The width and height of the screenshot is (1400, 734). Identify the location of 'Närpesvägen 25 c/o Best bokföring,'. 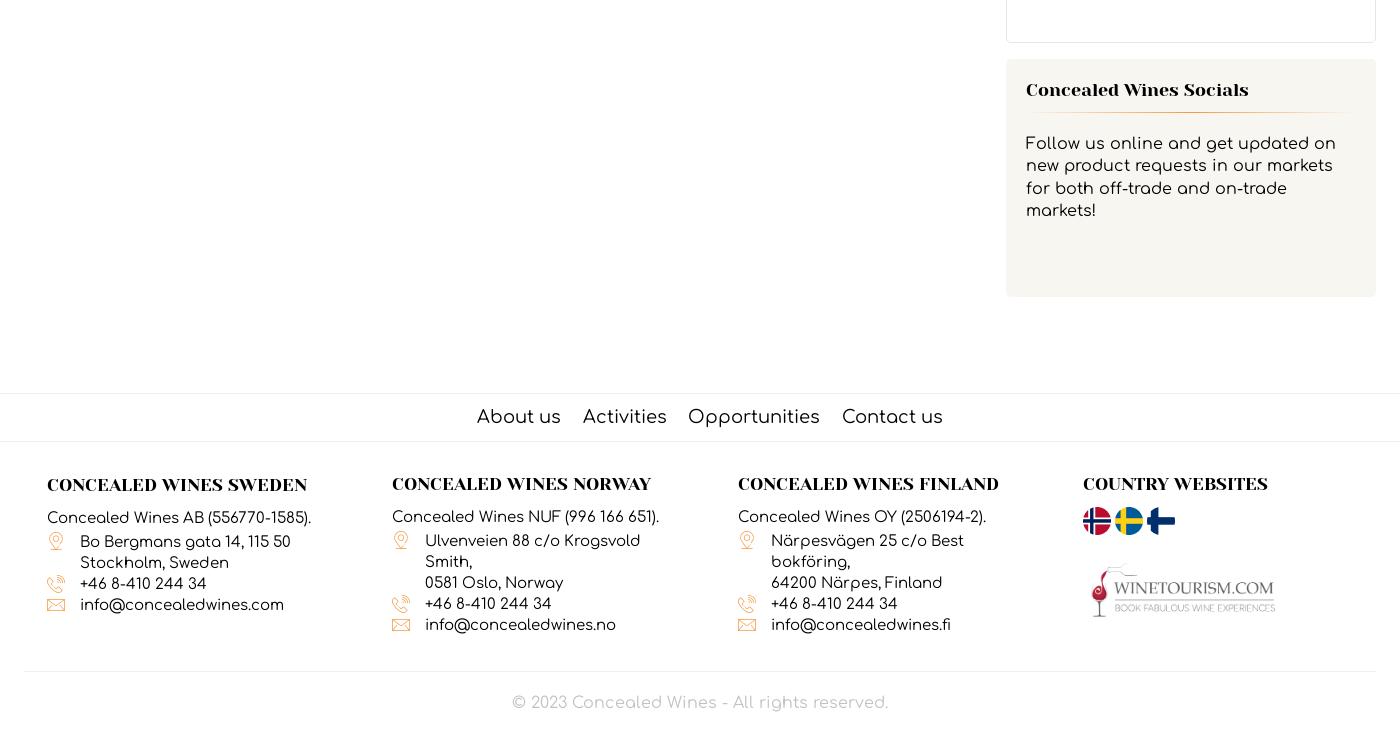
(866, 550).